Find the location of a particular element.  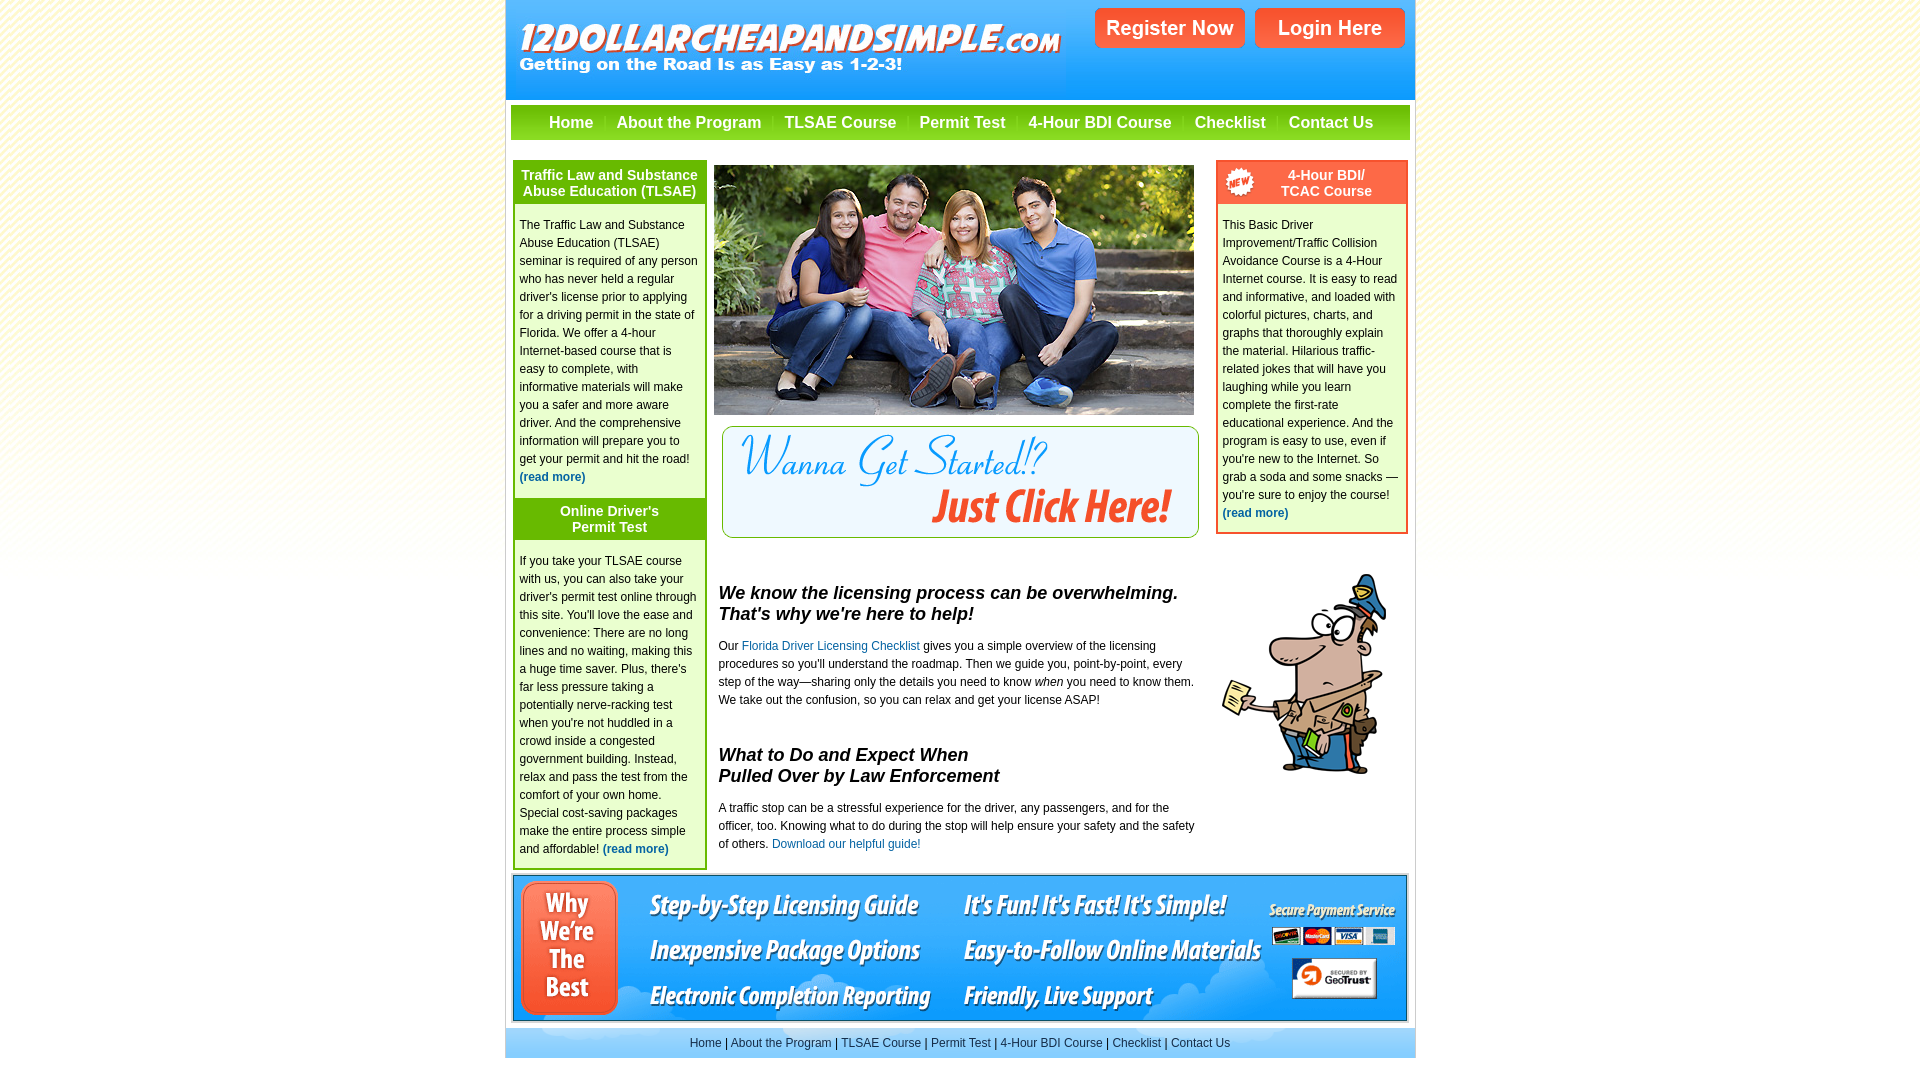

'TLSAE Course' is located at coordinates (840, 122).